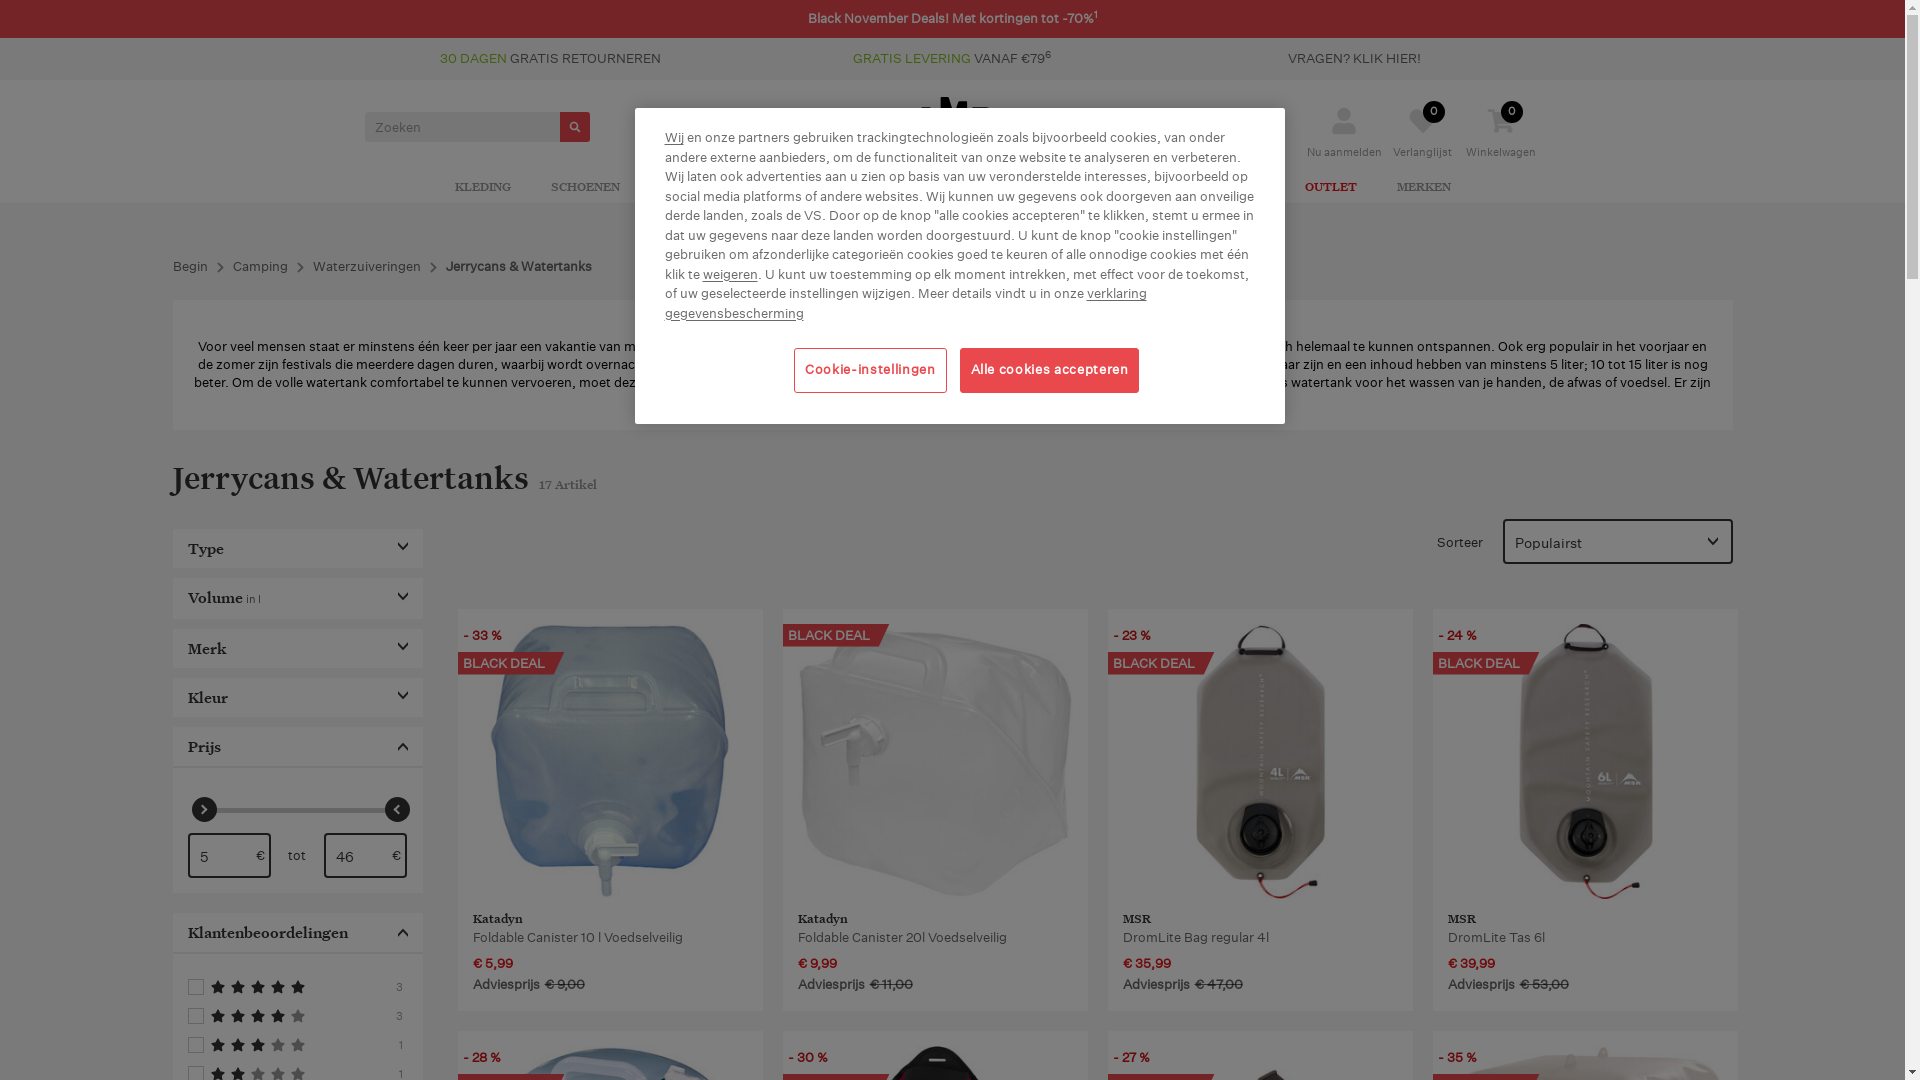  I want to click on 'MERKEN', so click(1421, 188).